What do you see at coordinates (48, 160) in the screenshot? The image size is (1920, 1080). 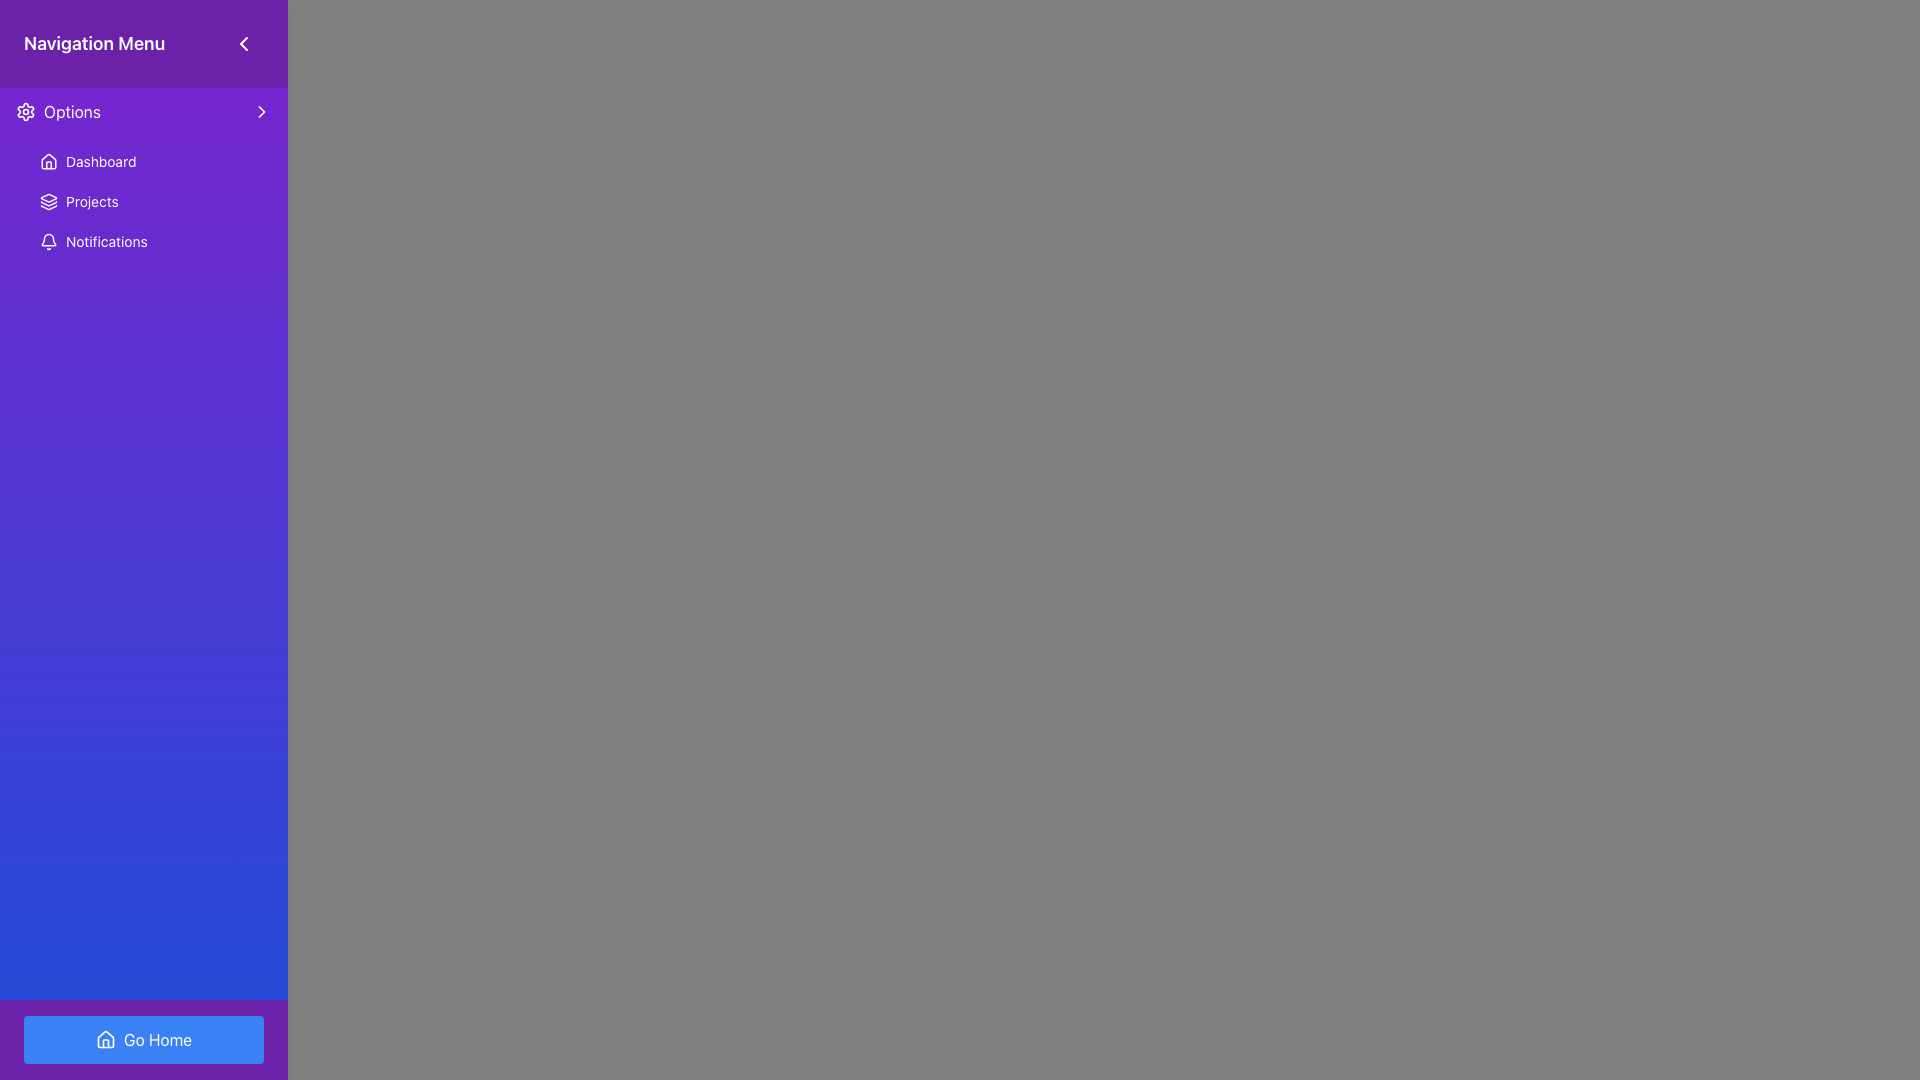 I see `the house outline icon in the blue 'Go Home' button` at bounding box center [48, 160].